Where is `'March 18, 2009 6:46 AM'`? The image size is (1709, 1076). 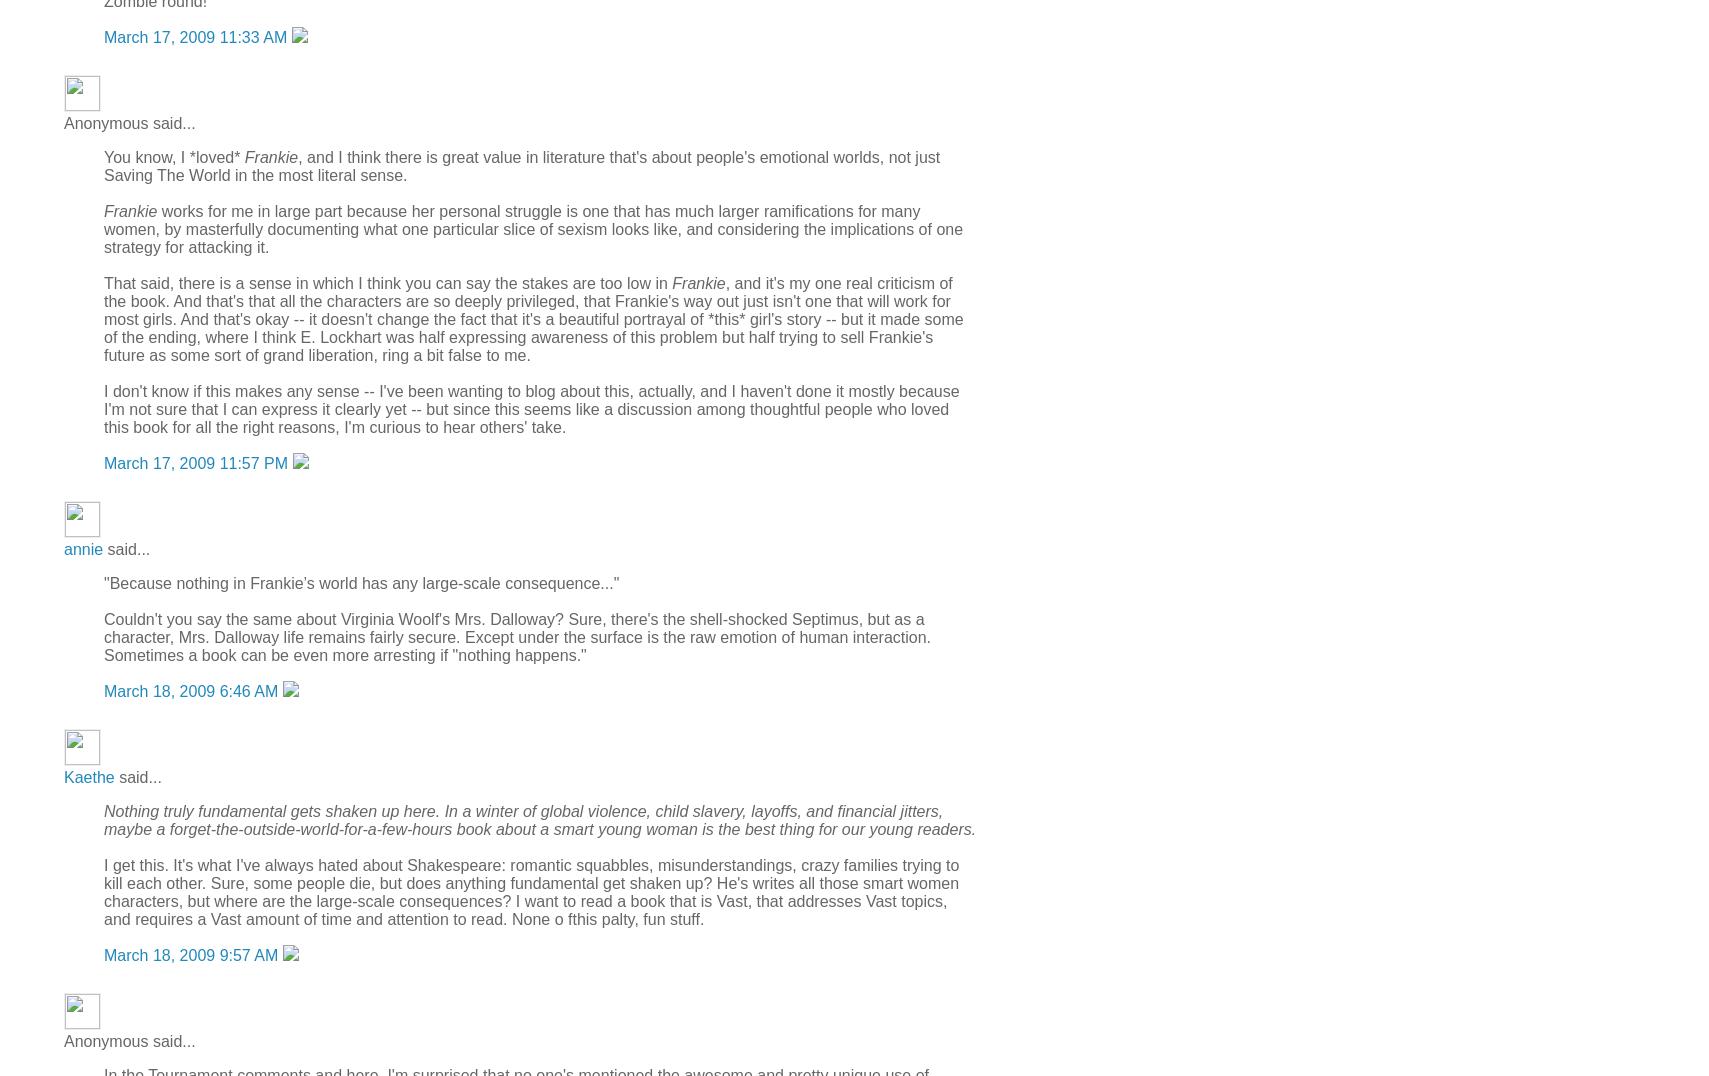
'March 18, 2009 6:46 AM' is located at coordinates (191, 690).